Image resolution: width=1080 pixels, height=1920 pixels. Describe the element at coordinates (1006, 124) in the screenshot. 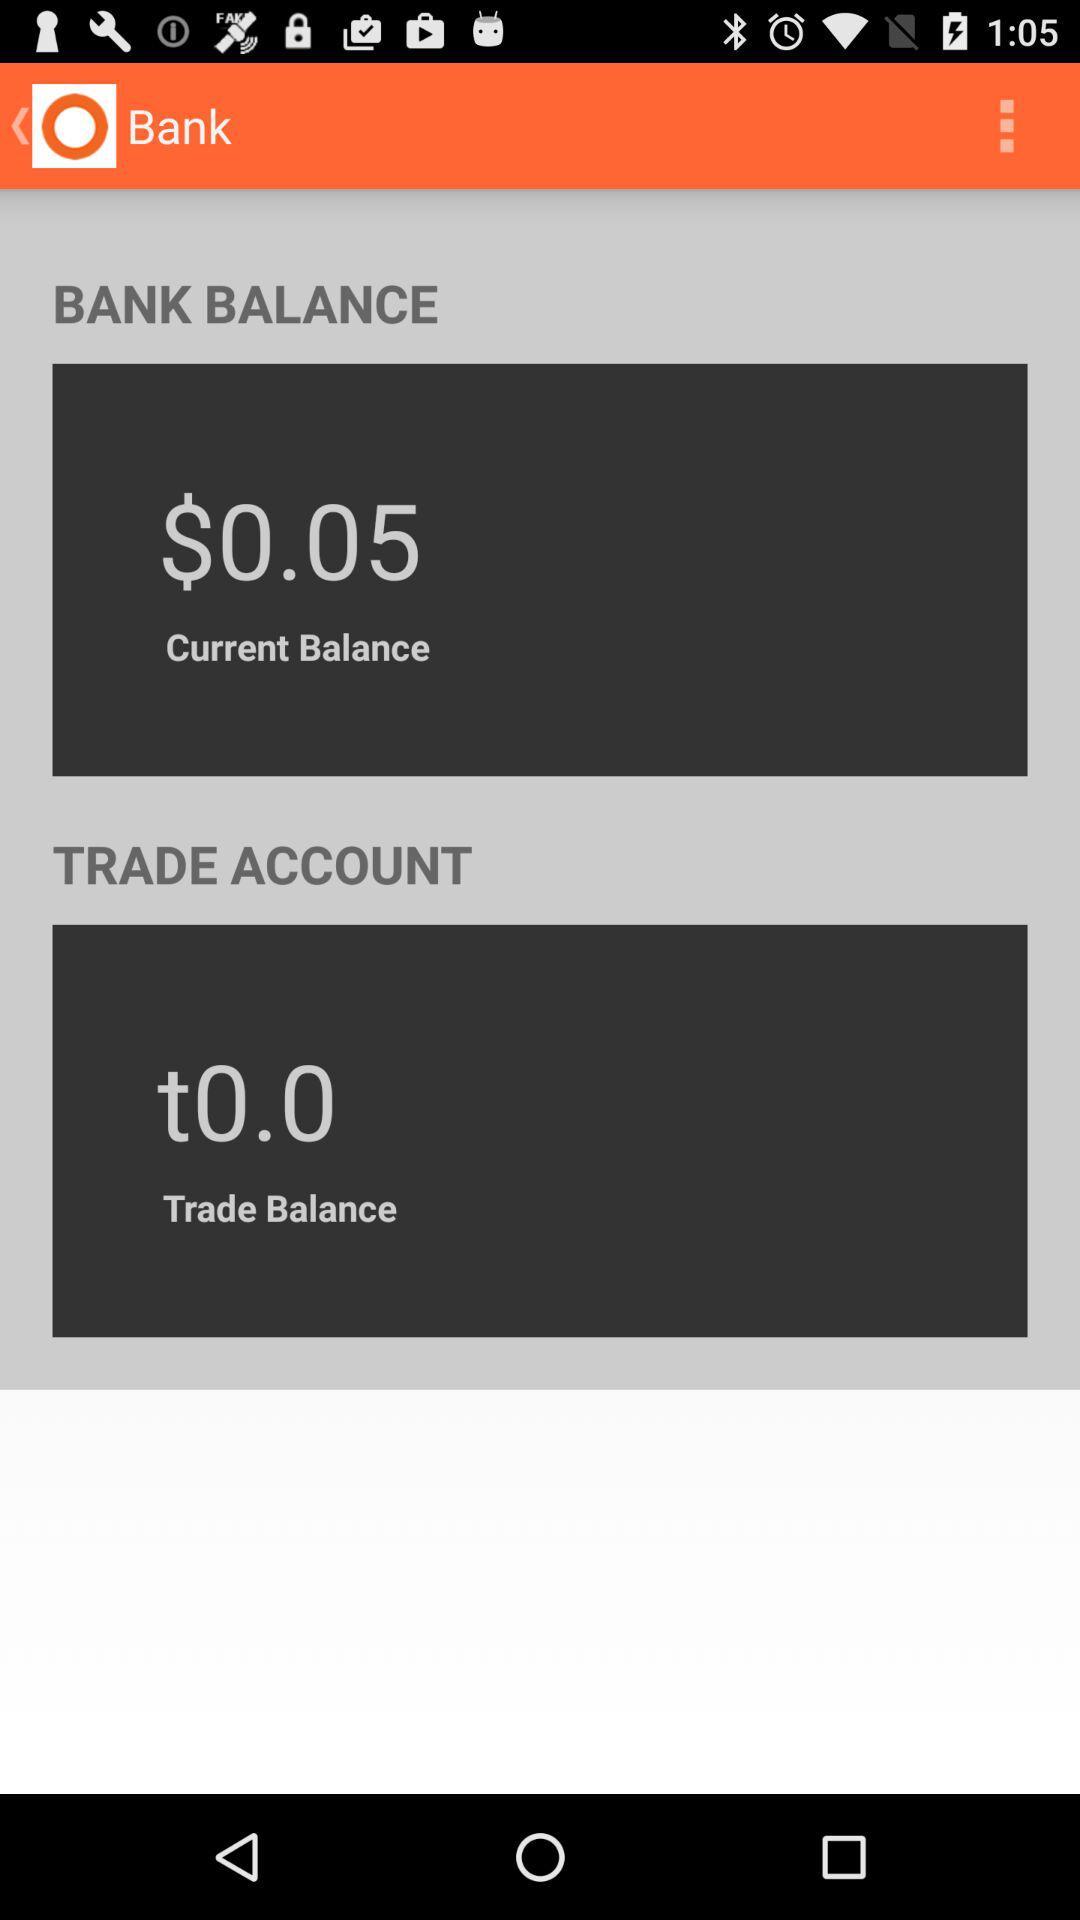

I see `item next to the bank` at that location.